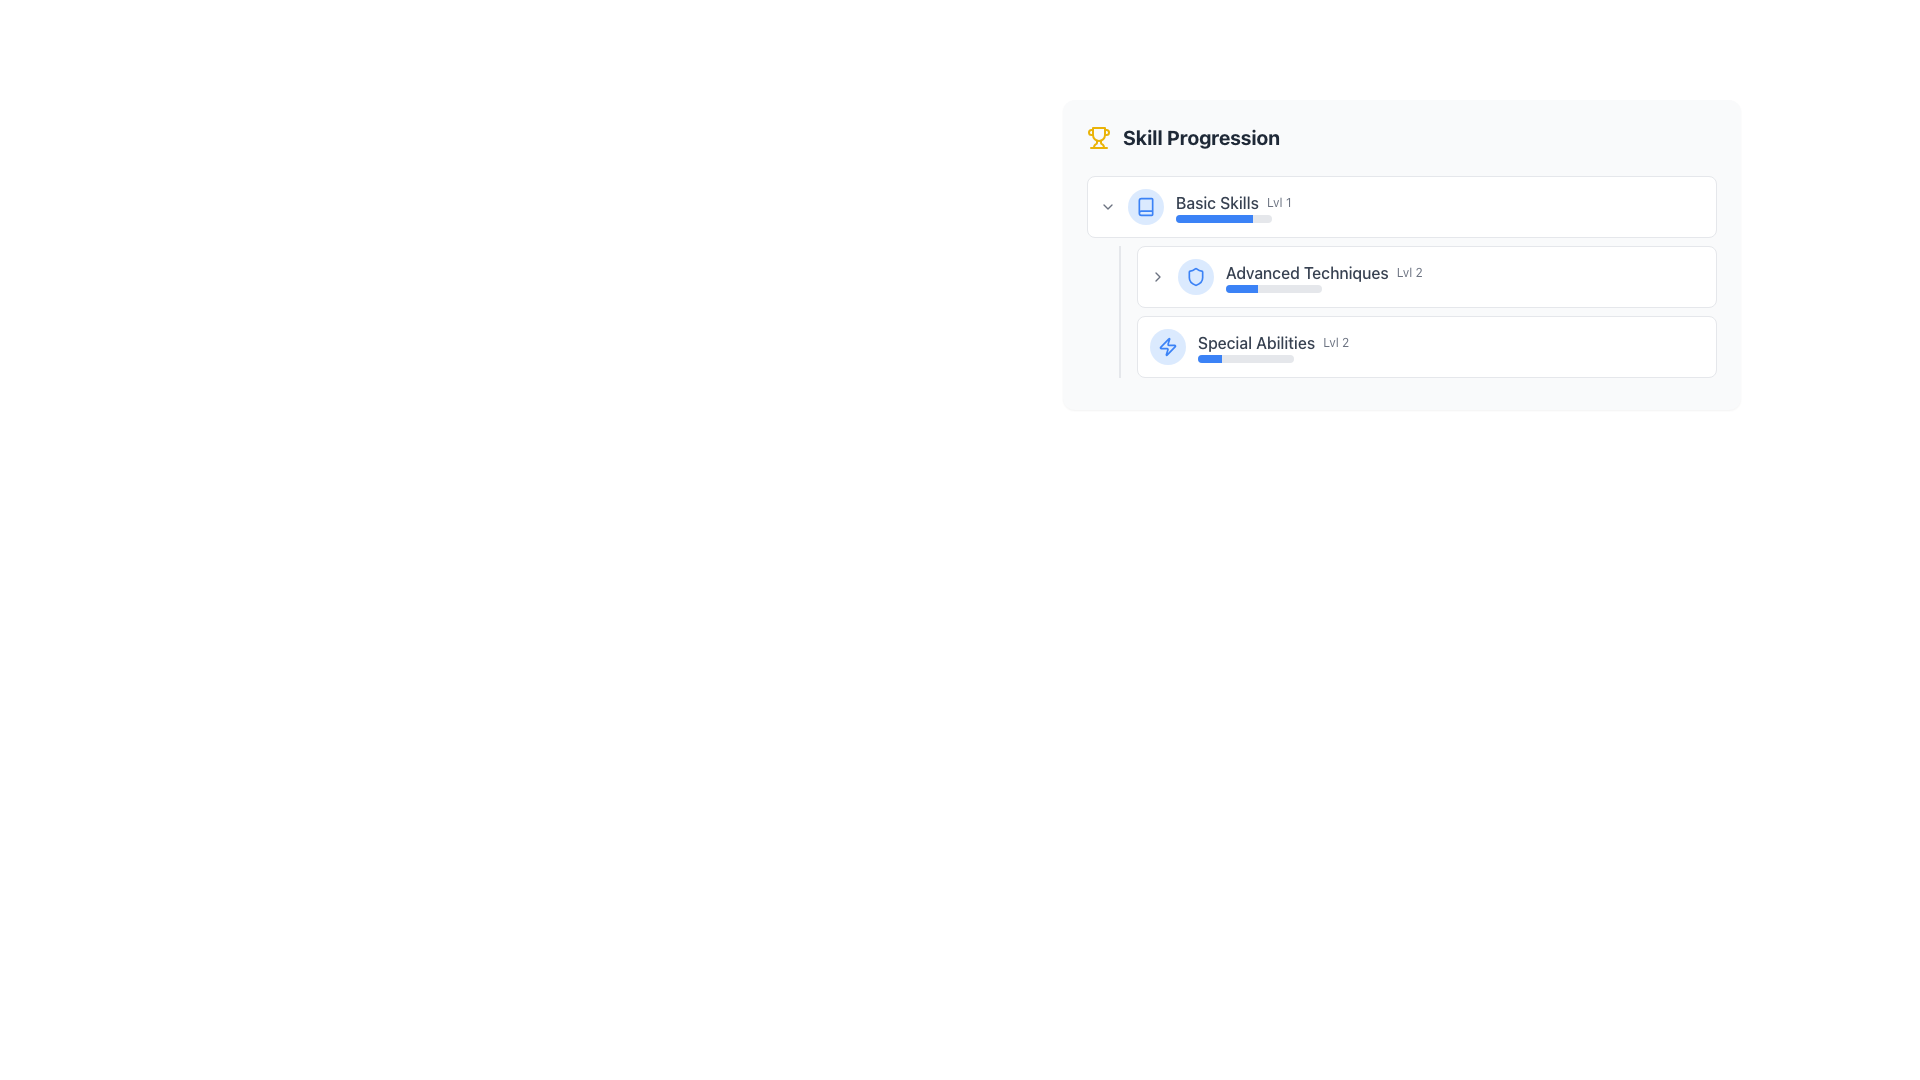  Describe the element at coordinates (1278, 203) in the screenshot. I see `the Text Label displaying 'Lvl 1', which is styled in light gray and positioned adjacent to 'Basic Skills'` at that location.